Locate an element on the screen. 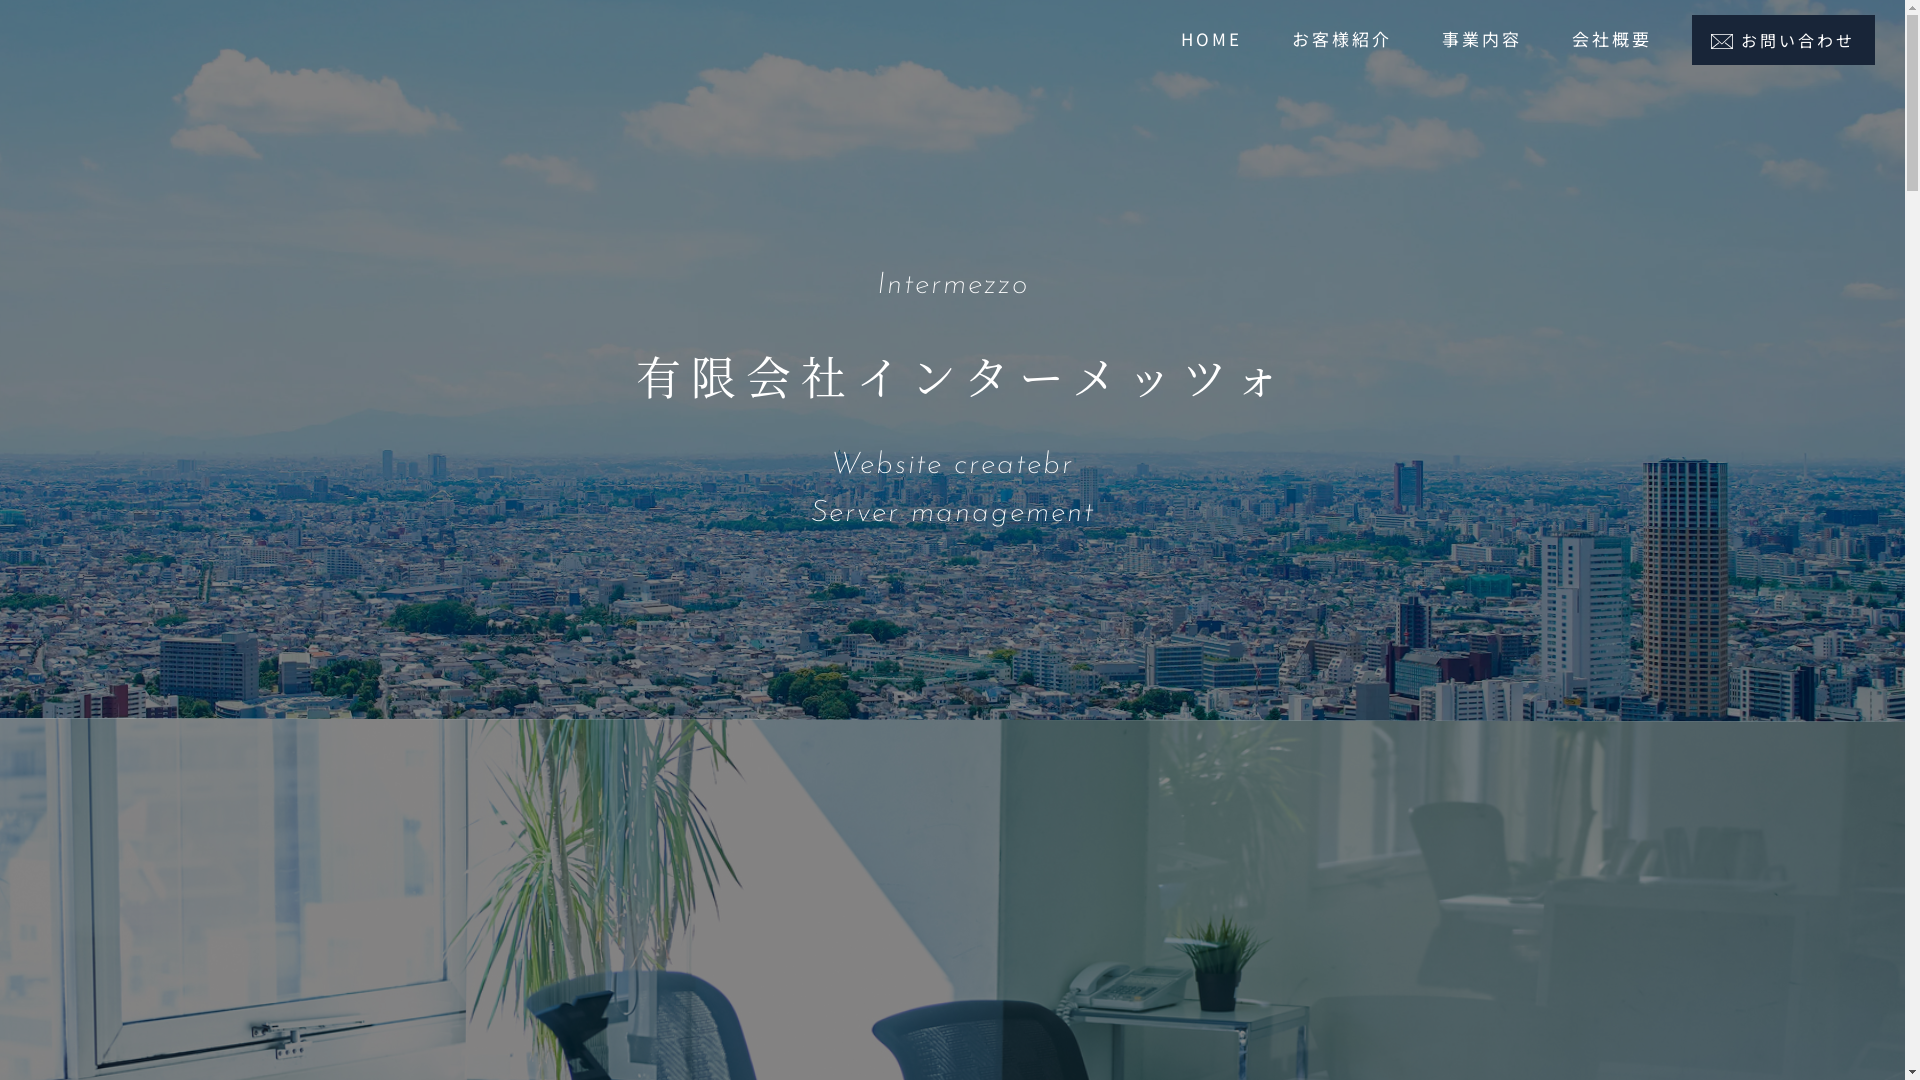  'HOME' is located at coordinates (1210, 38).